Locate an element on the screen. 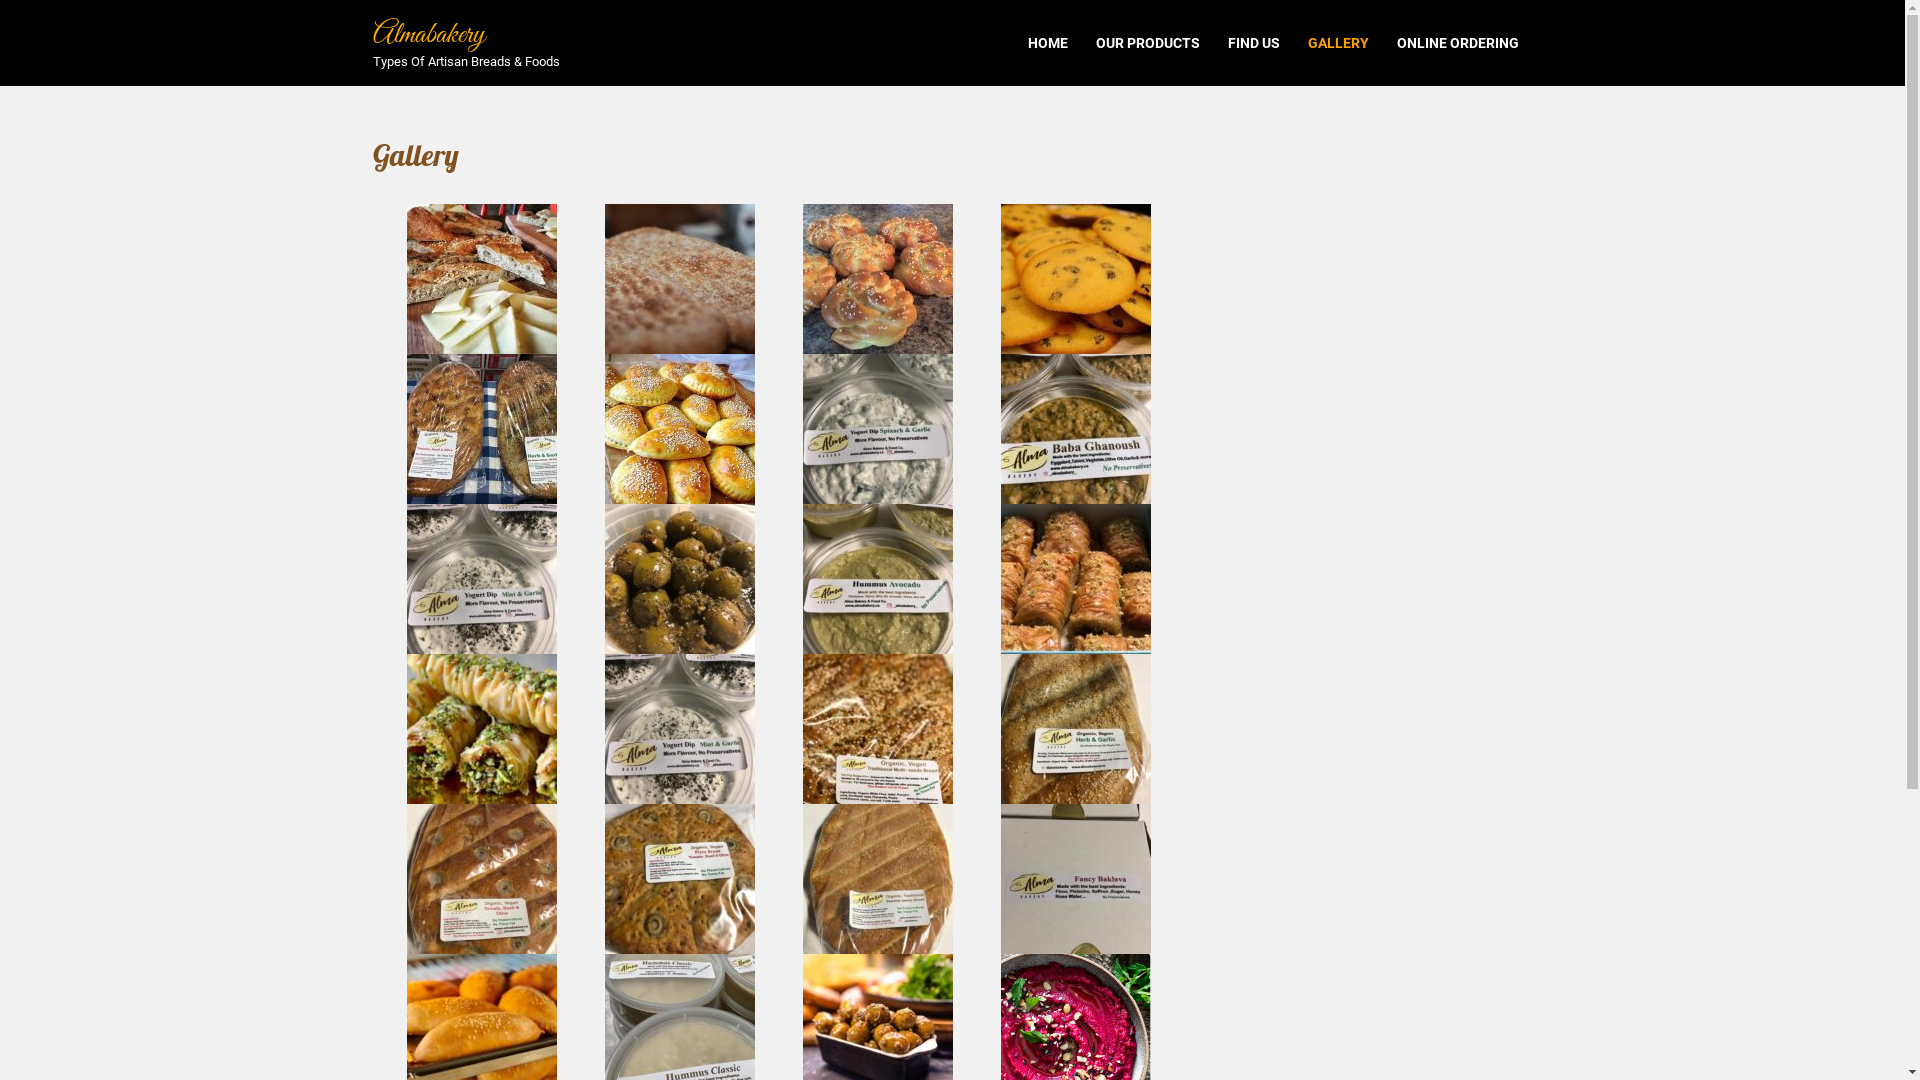 The width and height of the screenshot is (1920, 1080). 'HOME' is located at coordinates (1046, 42).